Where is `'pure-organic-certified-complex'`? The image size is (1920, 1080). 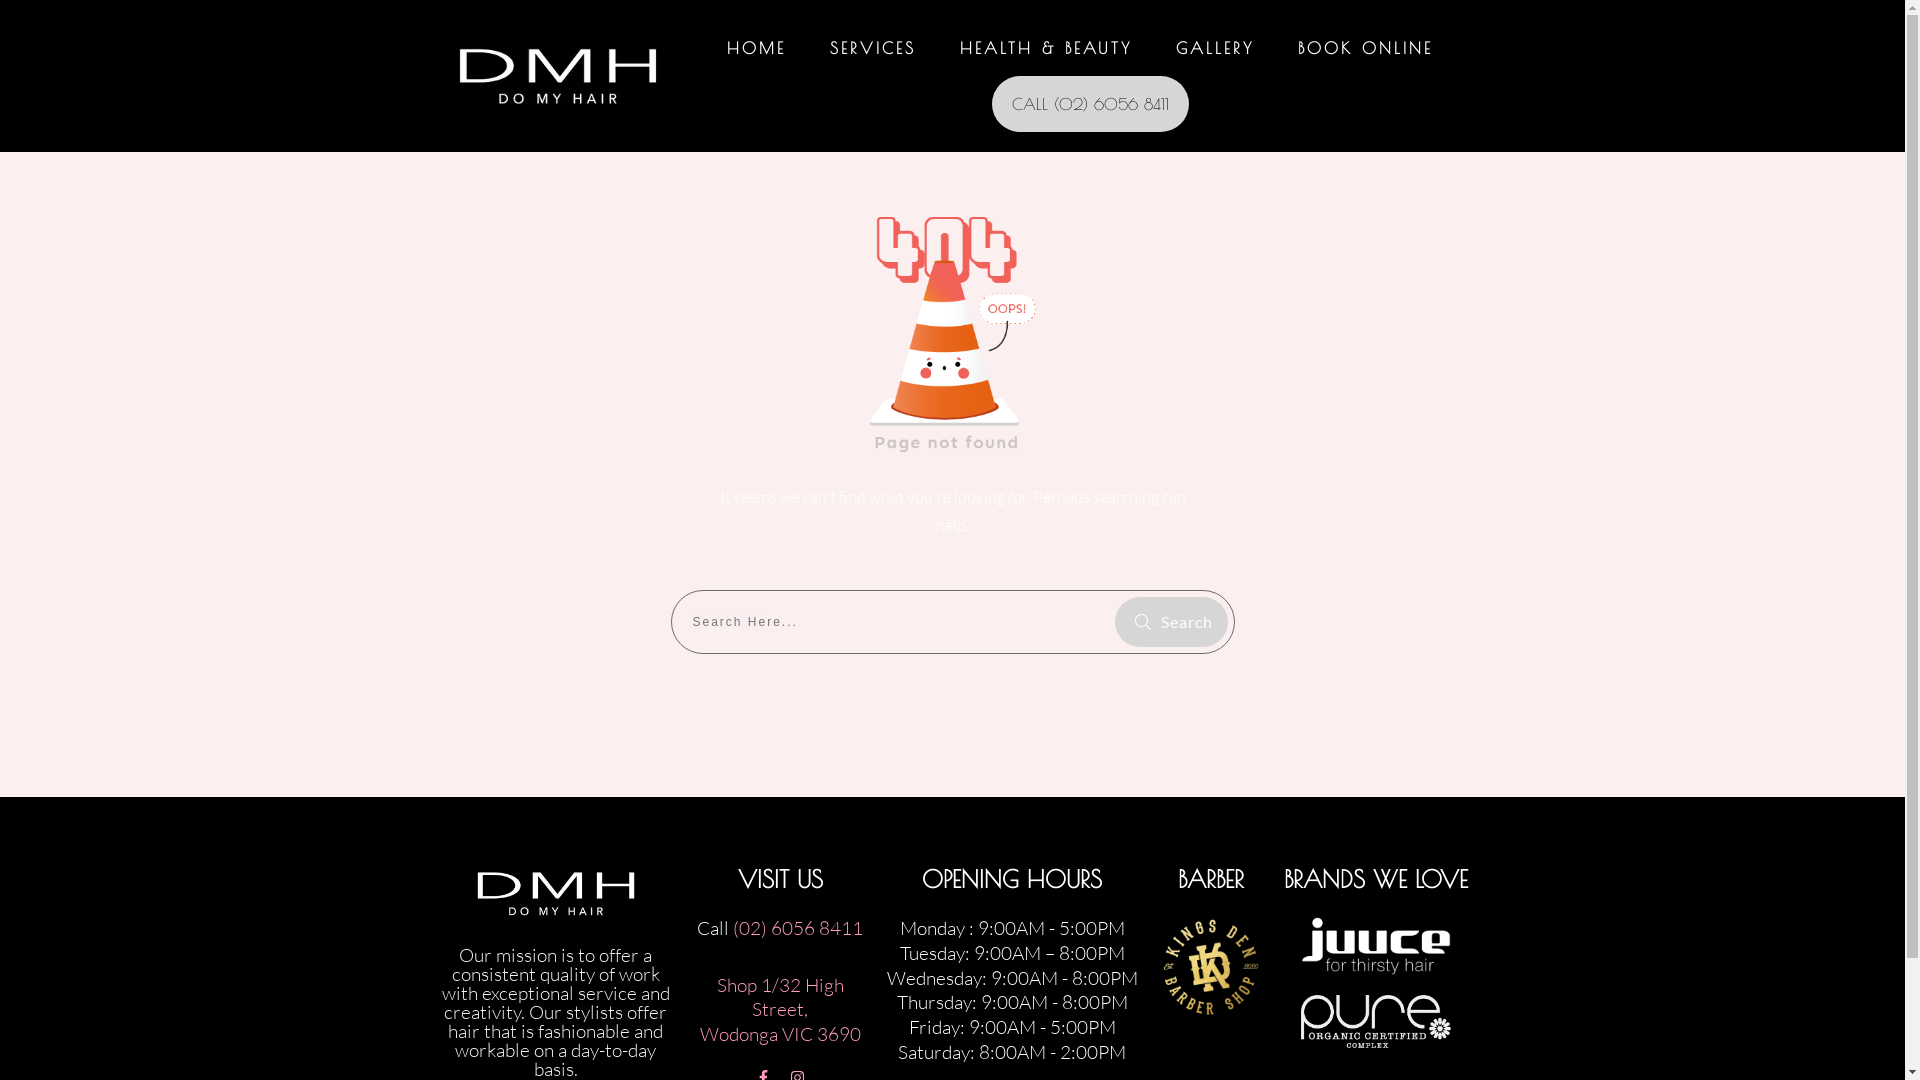 'pure-organic-certified-complex' is located at coordinates (1375, 1021).